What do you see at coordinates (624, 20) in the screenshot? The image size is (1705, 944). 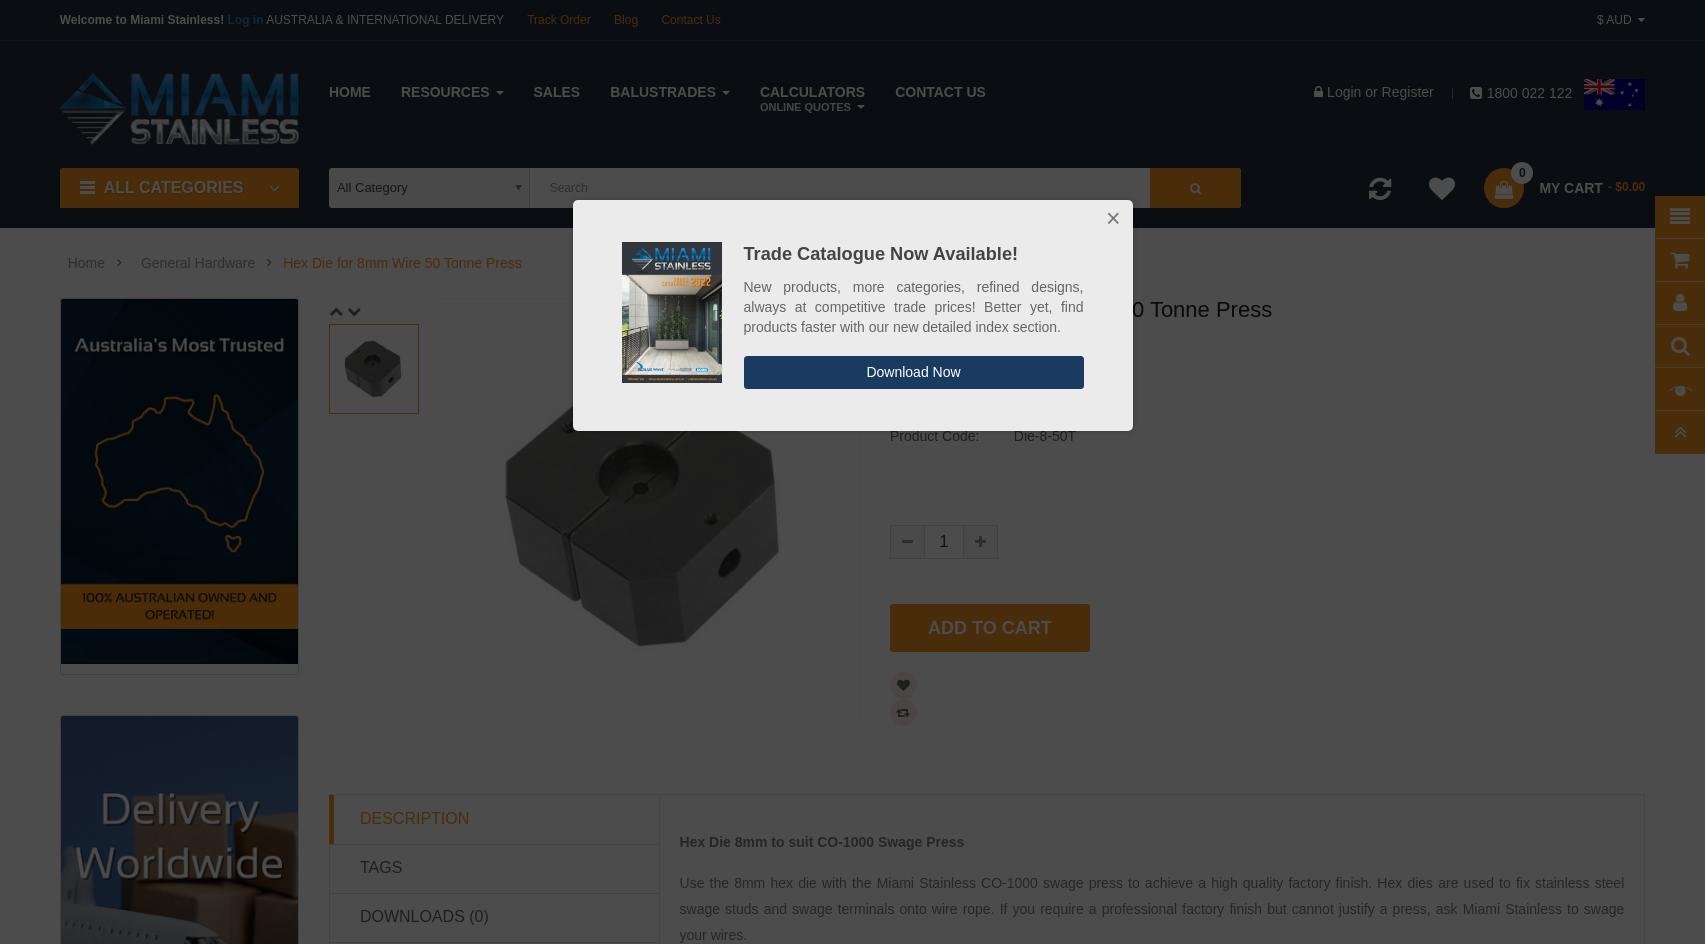 I see `'Blog'` at bounding box center [624, 20].